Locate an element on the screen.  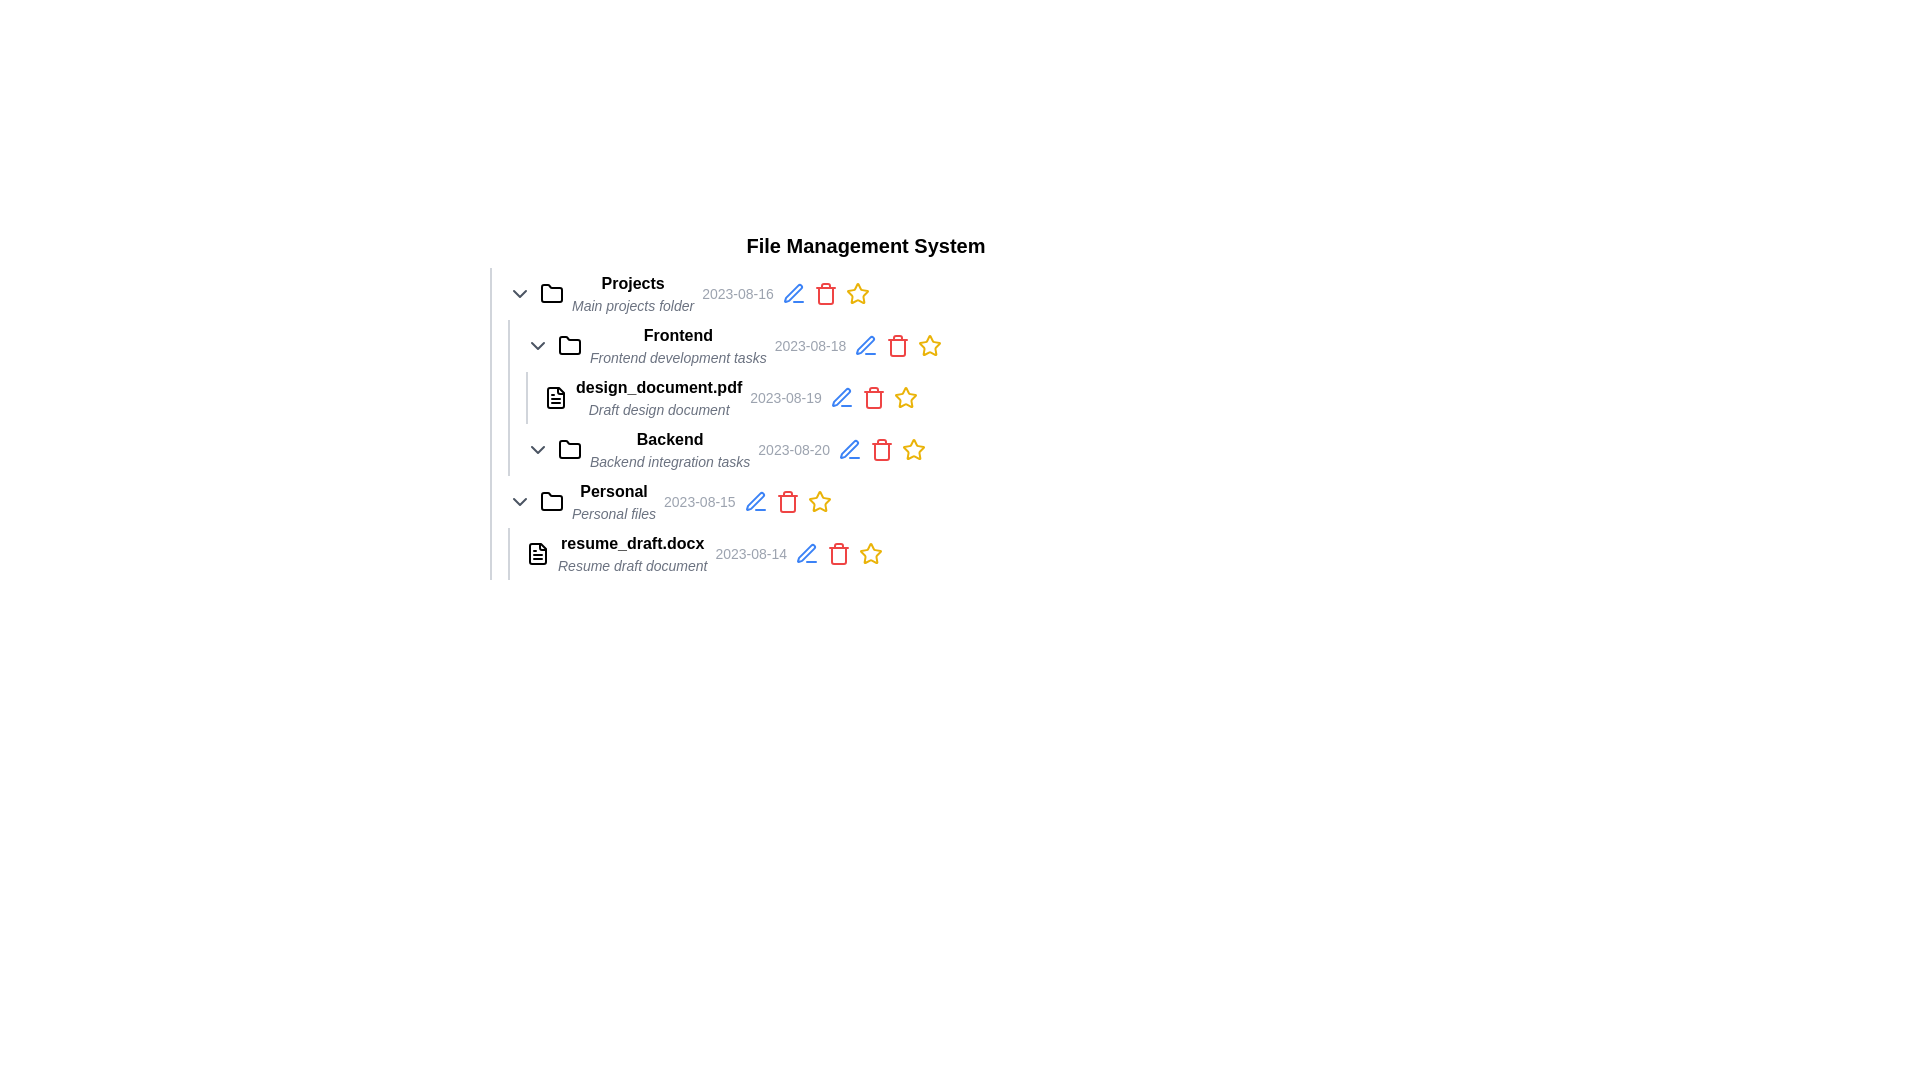
the 'Backend' folder label in the hierarchical file management system interface to identify and navigate to this specific category is located at coordinates (670, 438).